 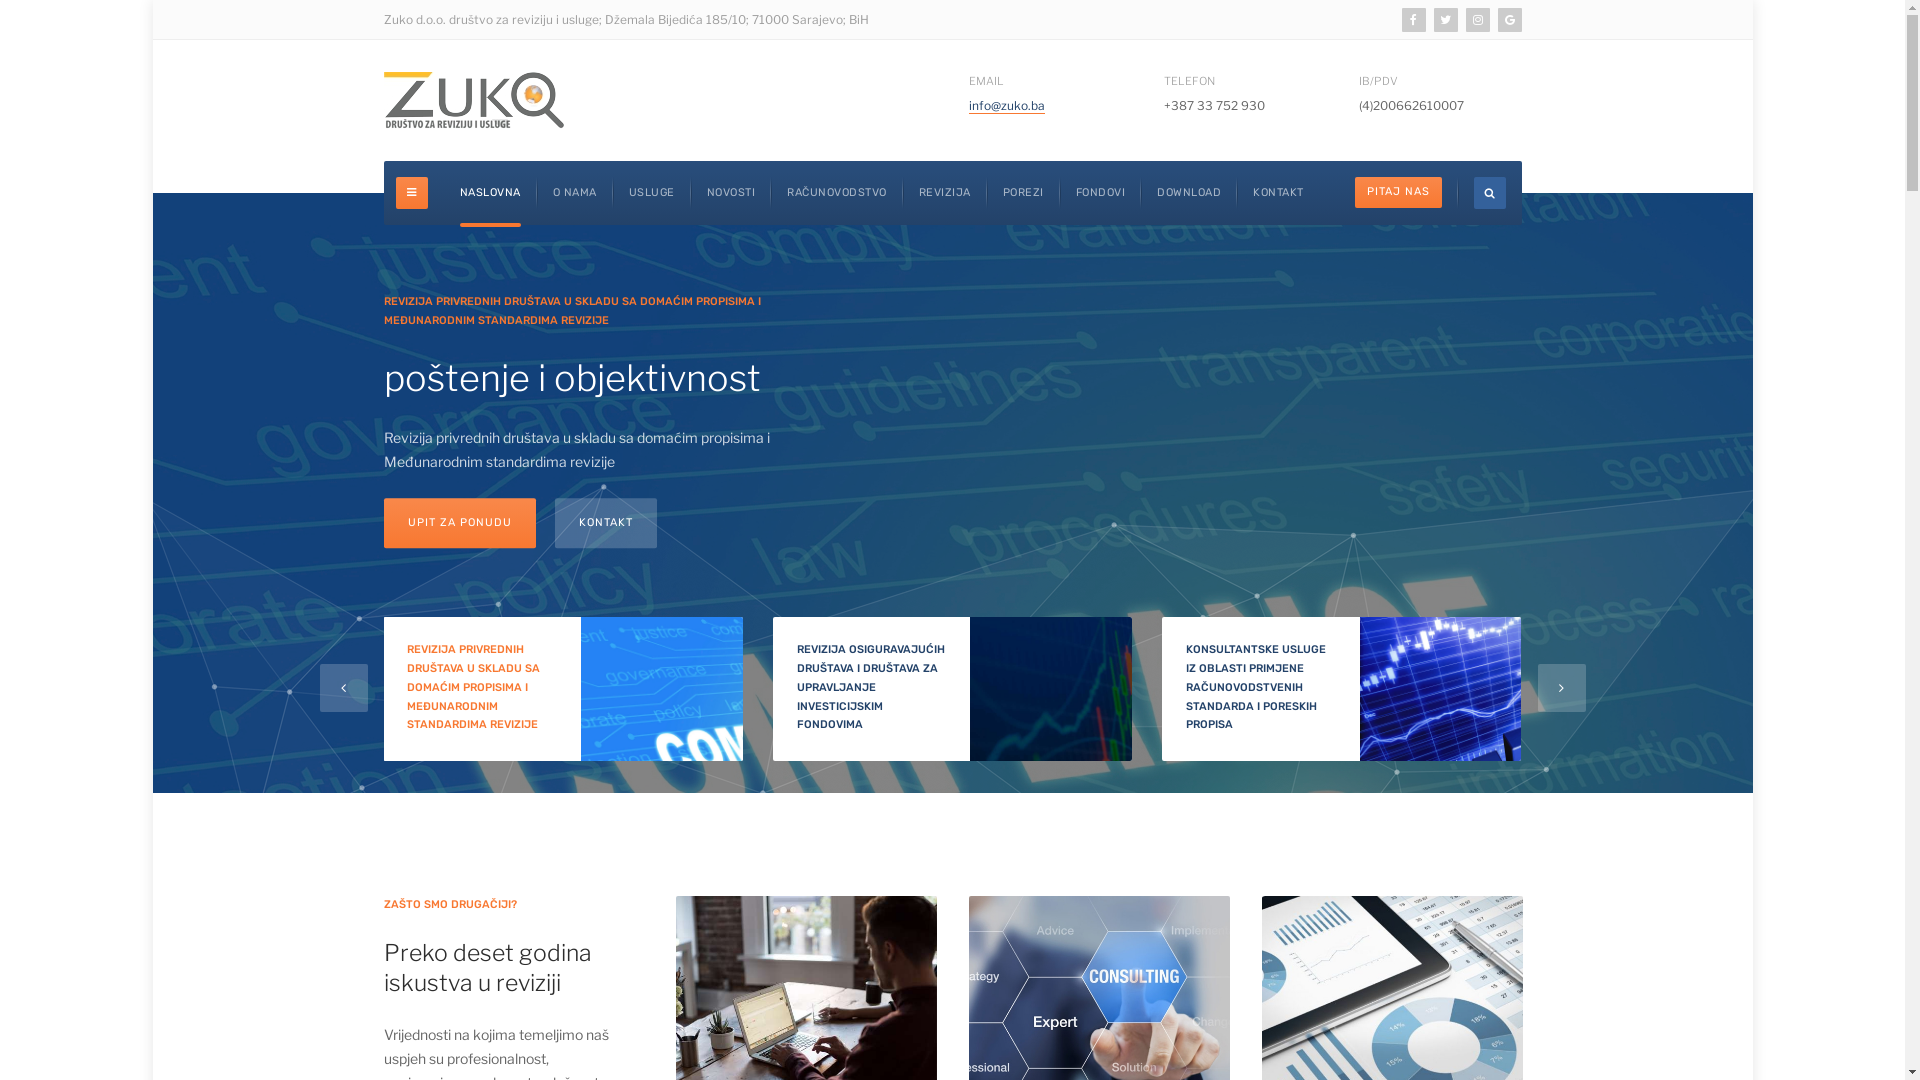 I want to click on 'Facebook', so click(x=1413, y=19).